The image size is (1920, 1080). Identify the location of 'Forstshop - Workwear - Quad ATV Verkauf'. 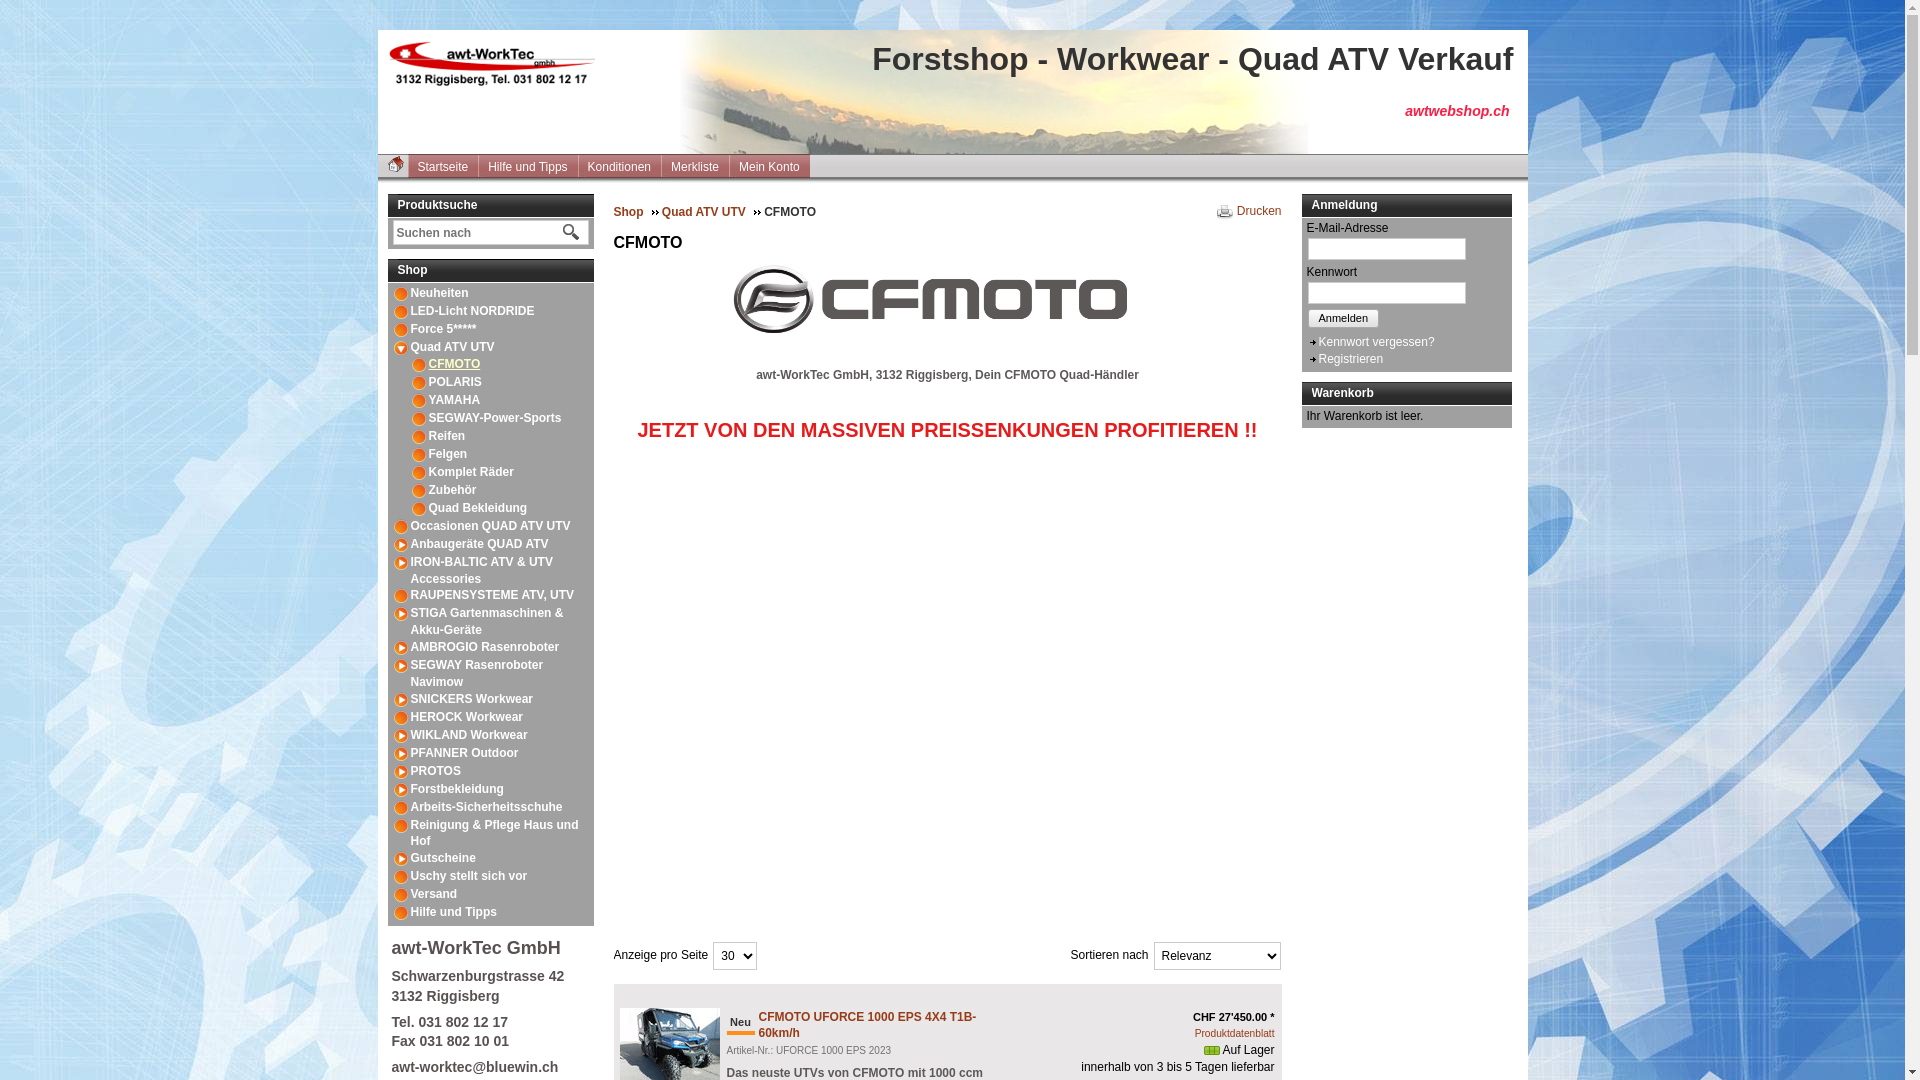
(1192, 57).